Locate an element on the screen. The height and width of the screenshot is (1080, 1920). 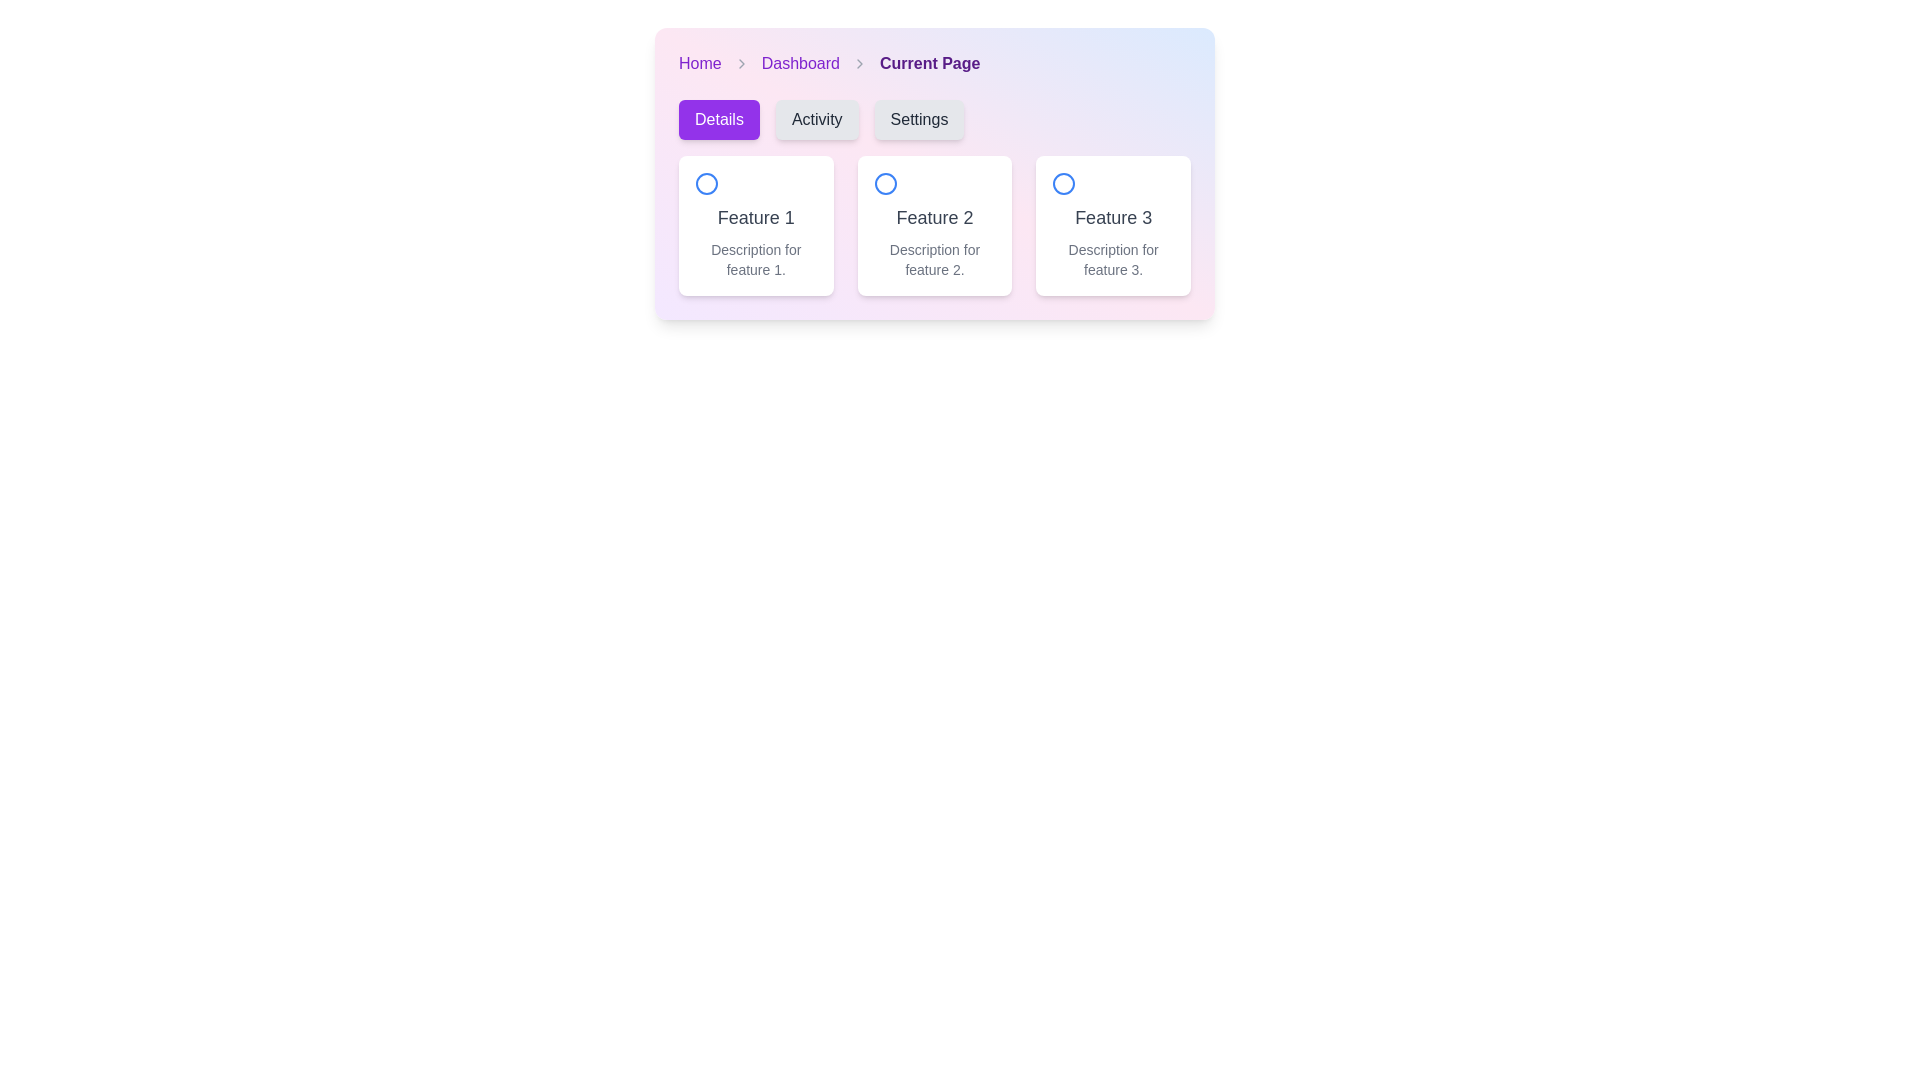
the icon representing the status or action for the card labeled 'Feature 2', located in the upper-center area above the text 'Feature 2' and 'Description for feature 2' is located at coordinates (884, 184).